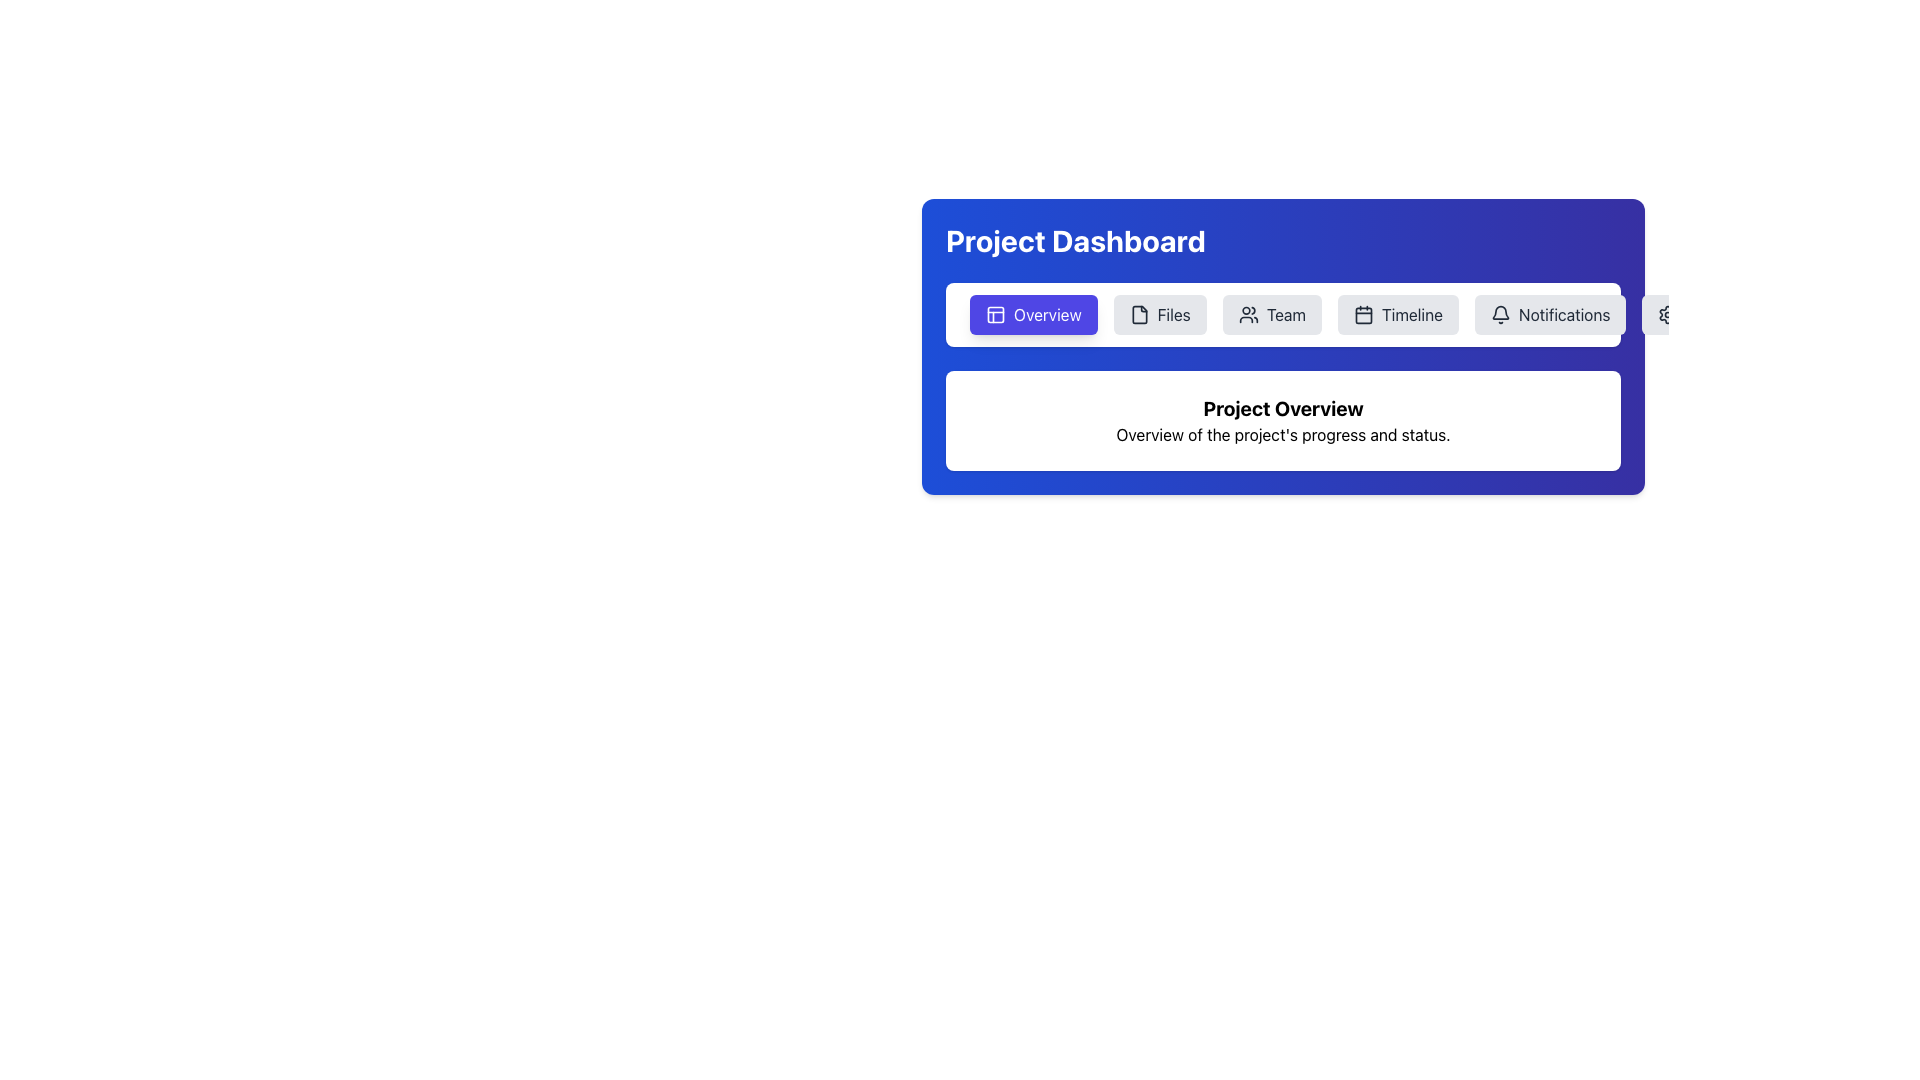  I want to click on the 'Team' text label within the navigation button, which is the third button from the left in the navigation bar, so click(1286, 315).